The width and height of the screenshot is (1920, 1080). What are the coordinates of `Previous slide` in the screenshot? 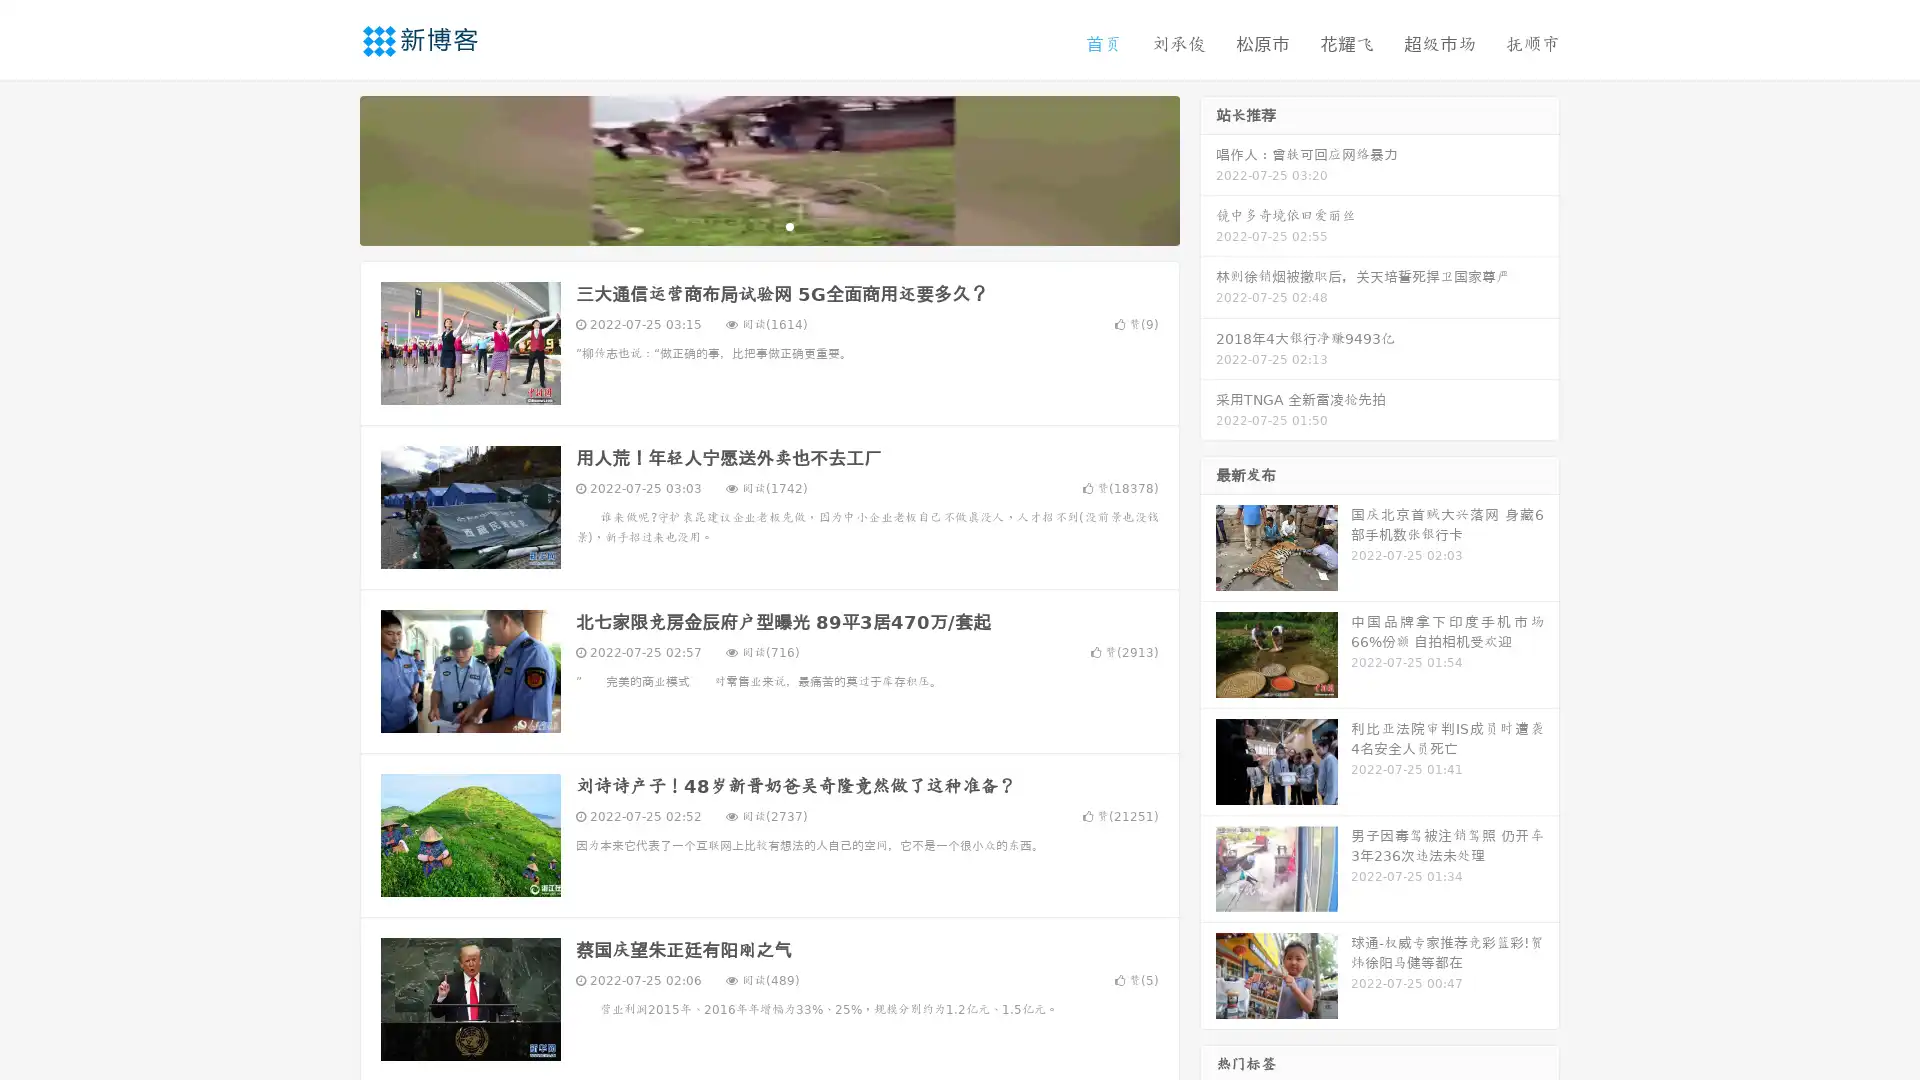 It's located at (330, 168).